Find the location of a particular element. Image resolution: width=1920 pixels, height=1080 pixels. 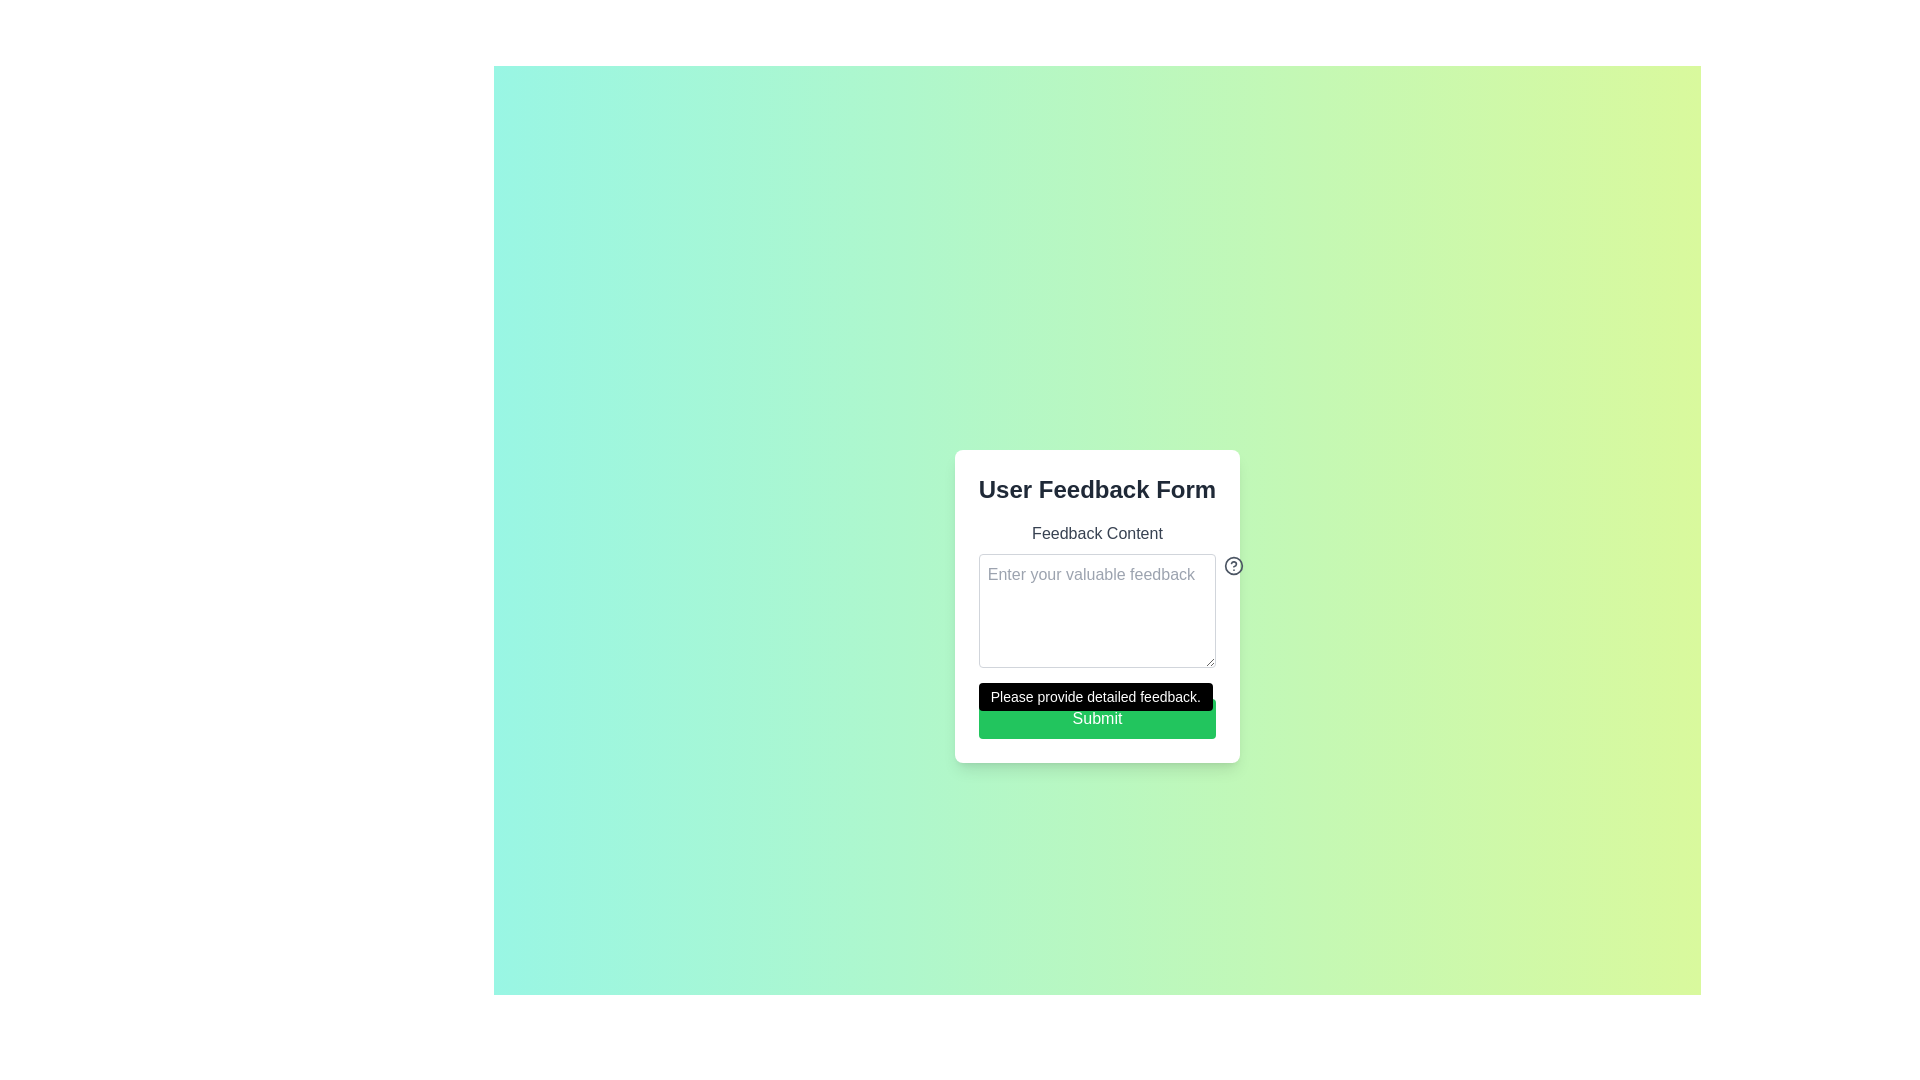

the Help or Information icon, which is a small circular icon with a question mark inside, located to the right of the 'Feedback Content' text input field is located at coordinates (1233, 566).